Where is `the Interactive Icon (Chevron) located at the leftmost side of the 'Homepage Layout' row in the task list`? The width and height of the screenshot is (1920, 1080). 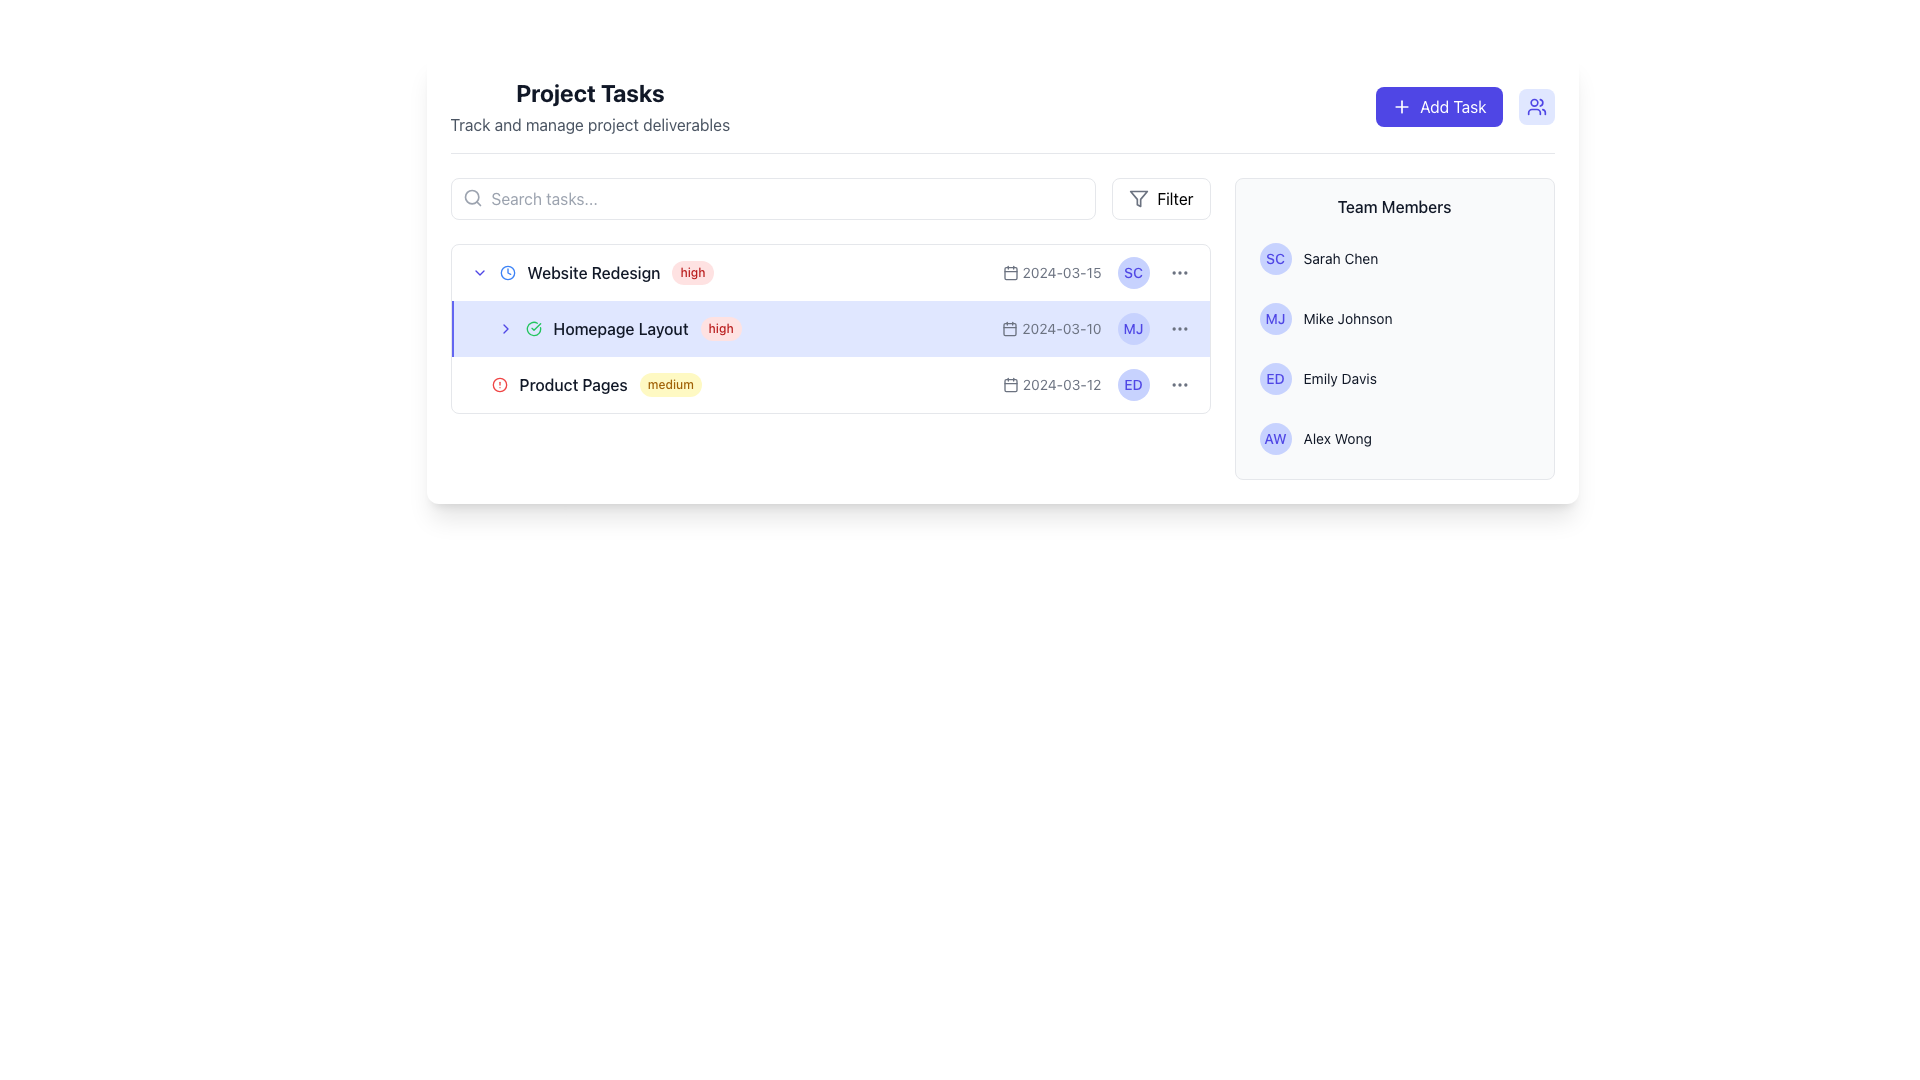
the Interactive Icon (Chevron) located at the leftmost side of the 'Homepage Layout' row in the task list is located at coordinates (505, 327).